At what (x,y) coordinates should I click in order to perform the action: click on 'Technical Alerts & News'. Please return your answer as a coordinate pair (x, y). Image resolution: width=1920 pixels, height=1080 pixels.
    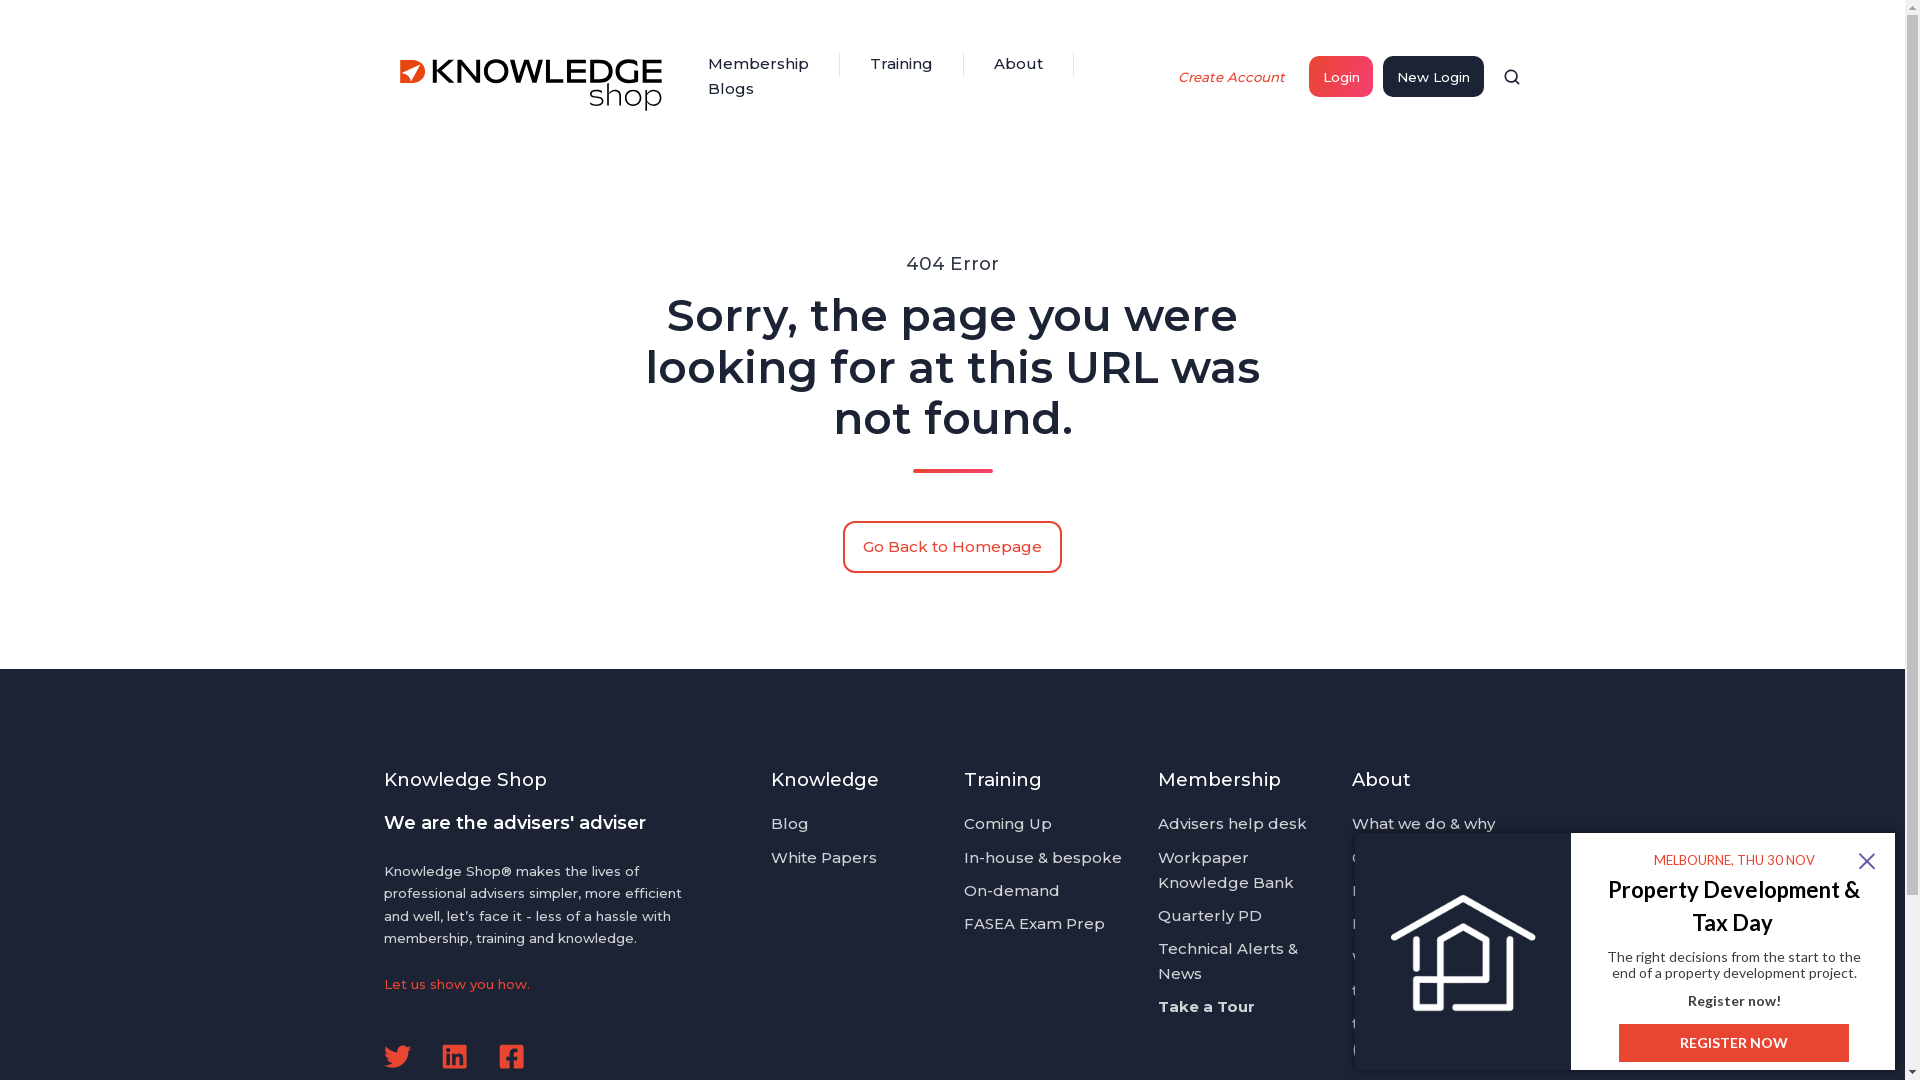
    Looking at the image, I should click on (1227, 959).